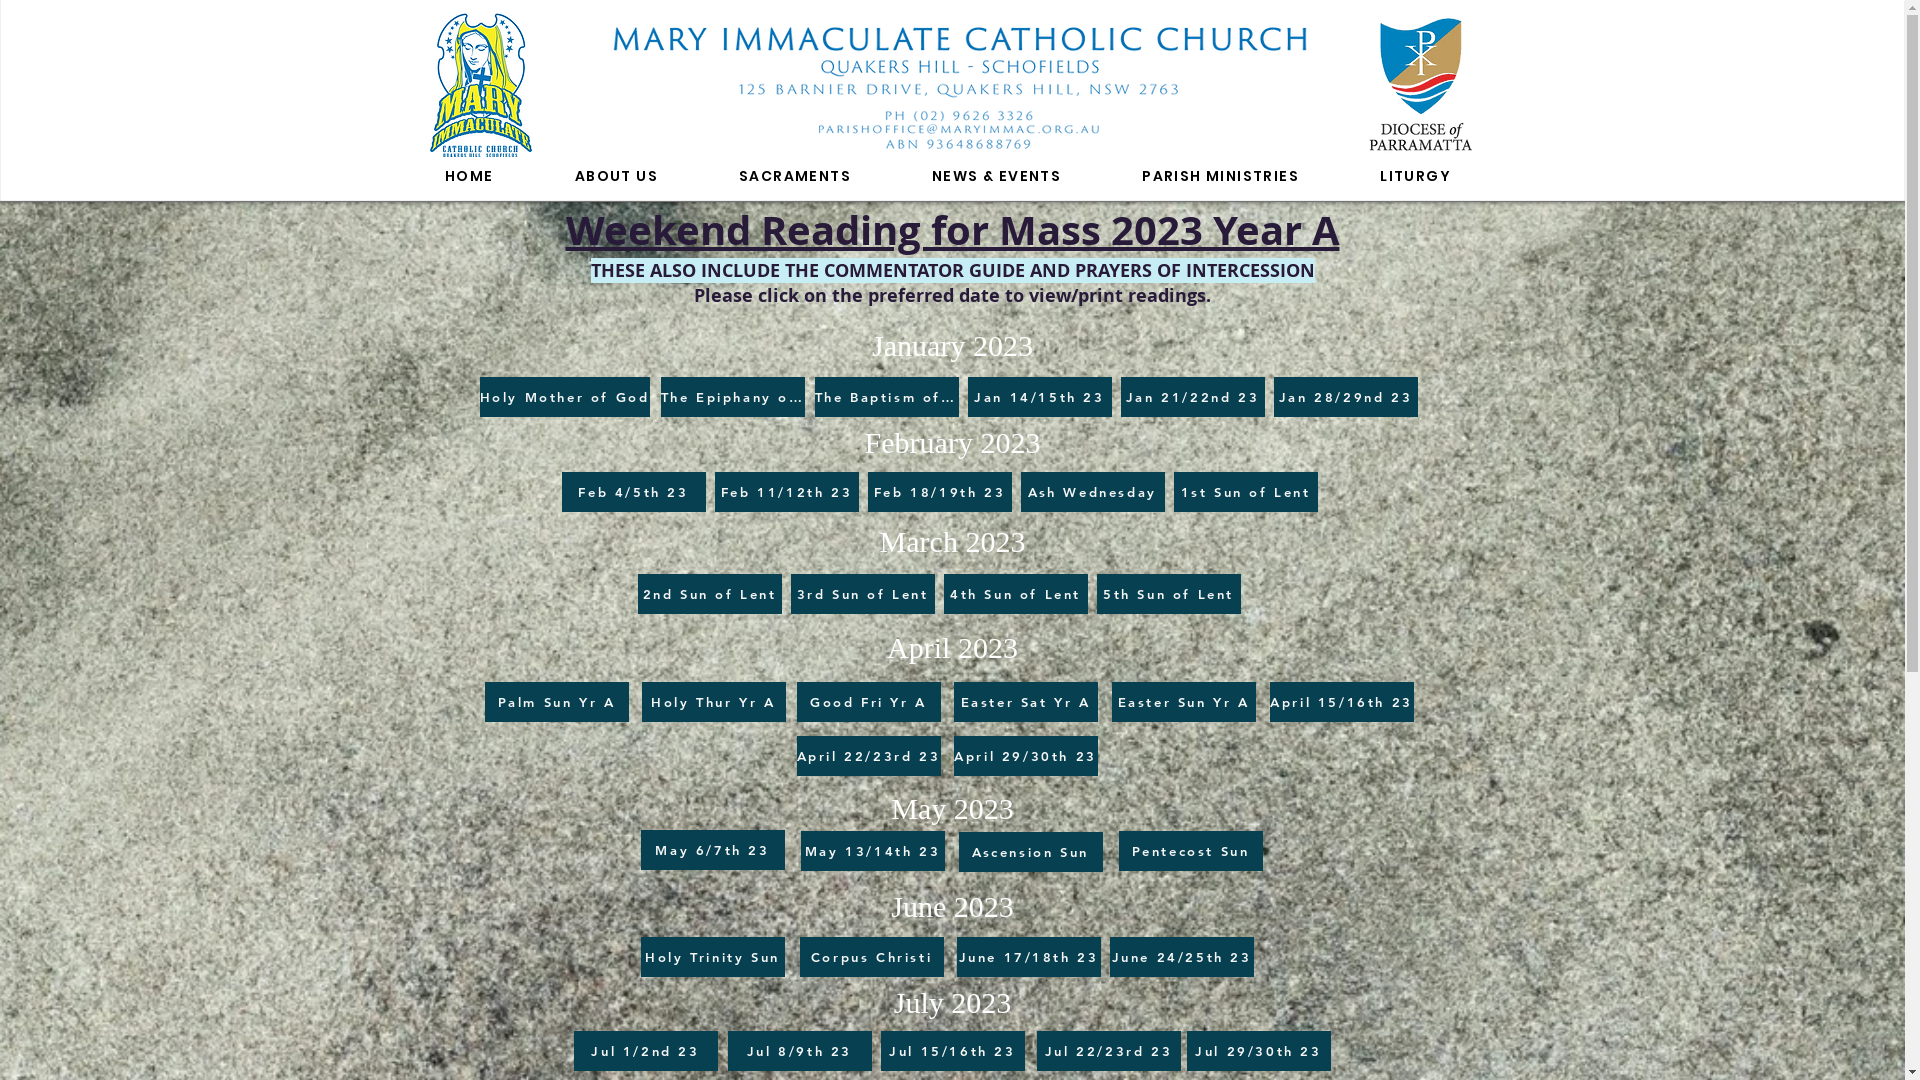 The width and height of the screenshot is (1920, 1080). I want to click on 'Jan 28/29nd 23', so click(1345, 397).